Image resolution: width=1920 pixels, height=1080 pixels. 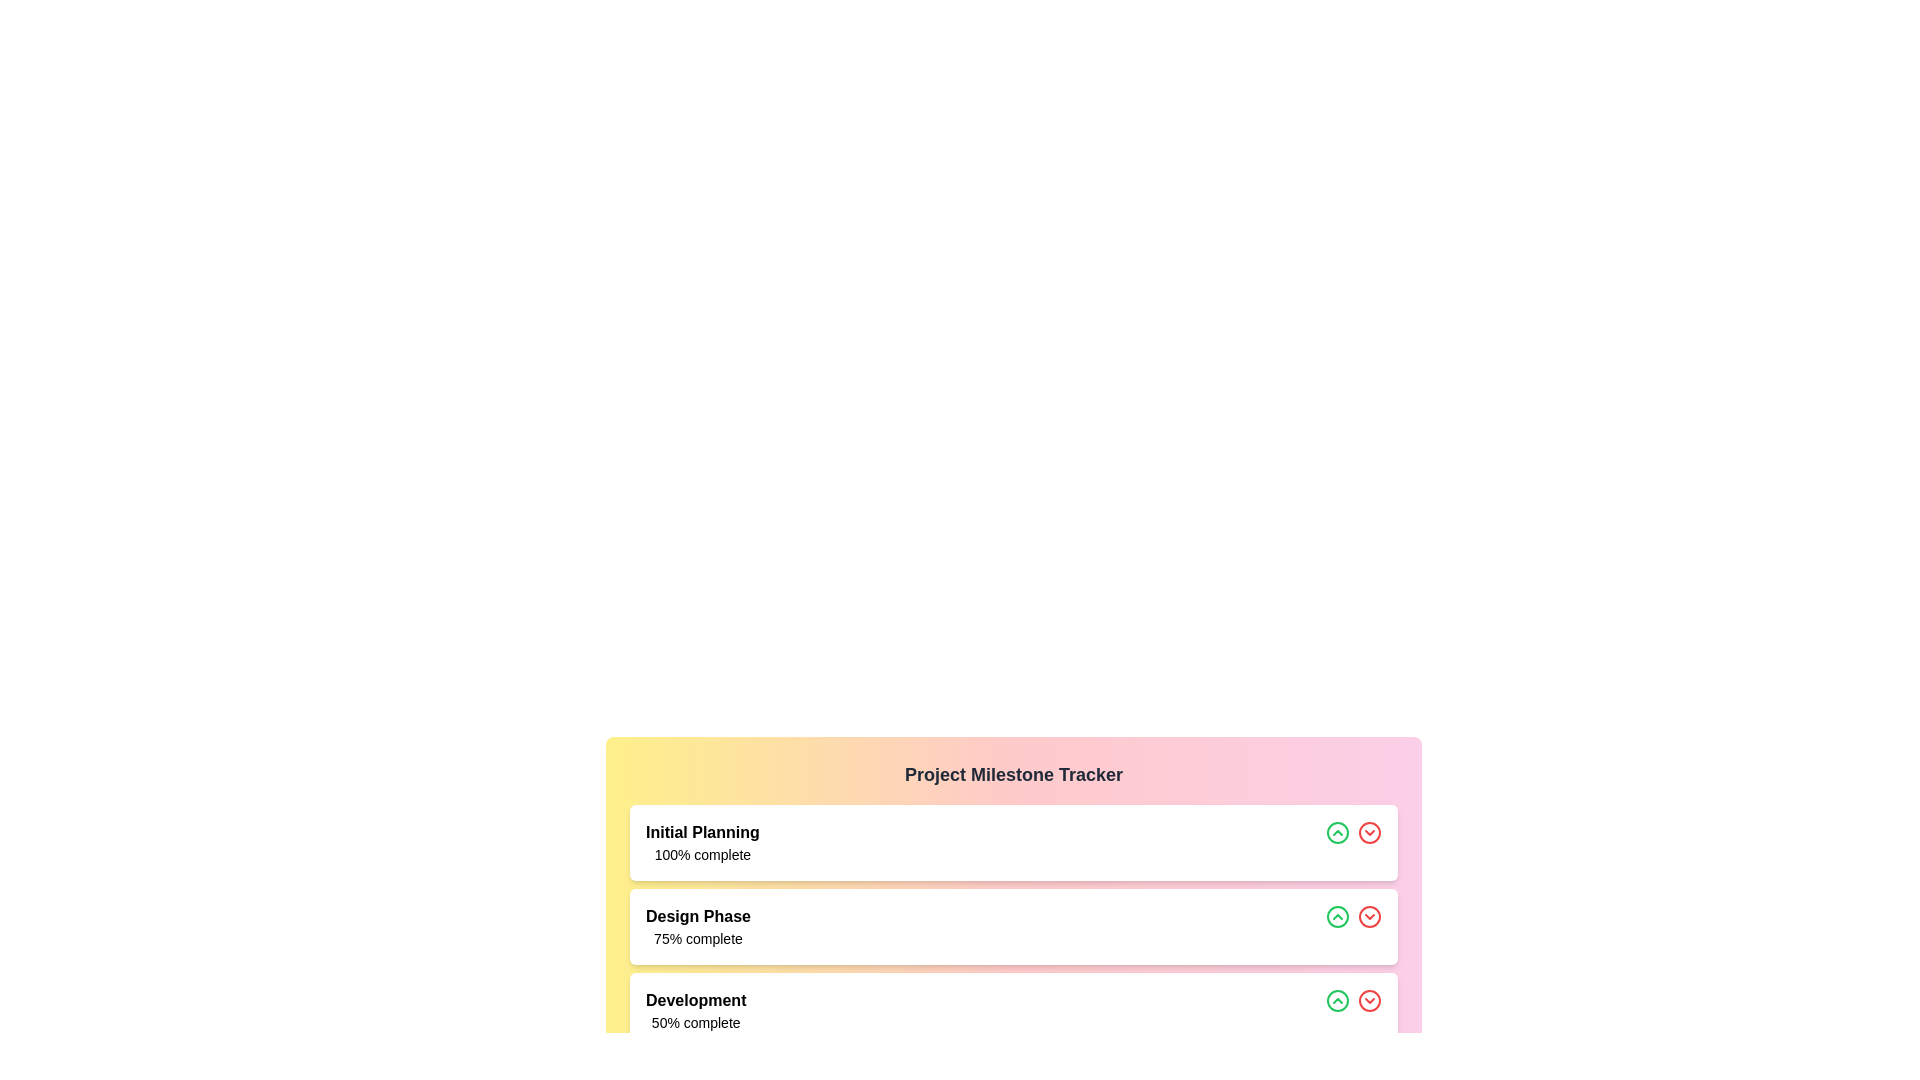 What do you see at coordinates (1338, 917) in the screenshot?
I see `the circular green button with an upward-pointing chevron, located to the left of the downward-chevron icon in the top position of its group` at bounding box center [1338, 917].